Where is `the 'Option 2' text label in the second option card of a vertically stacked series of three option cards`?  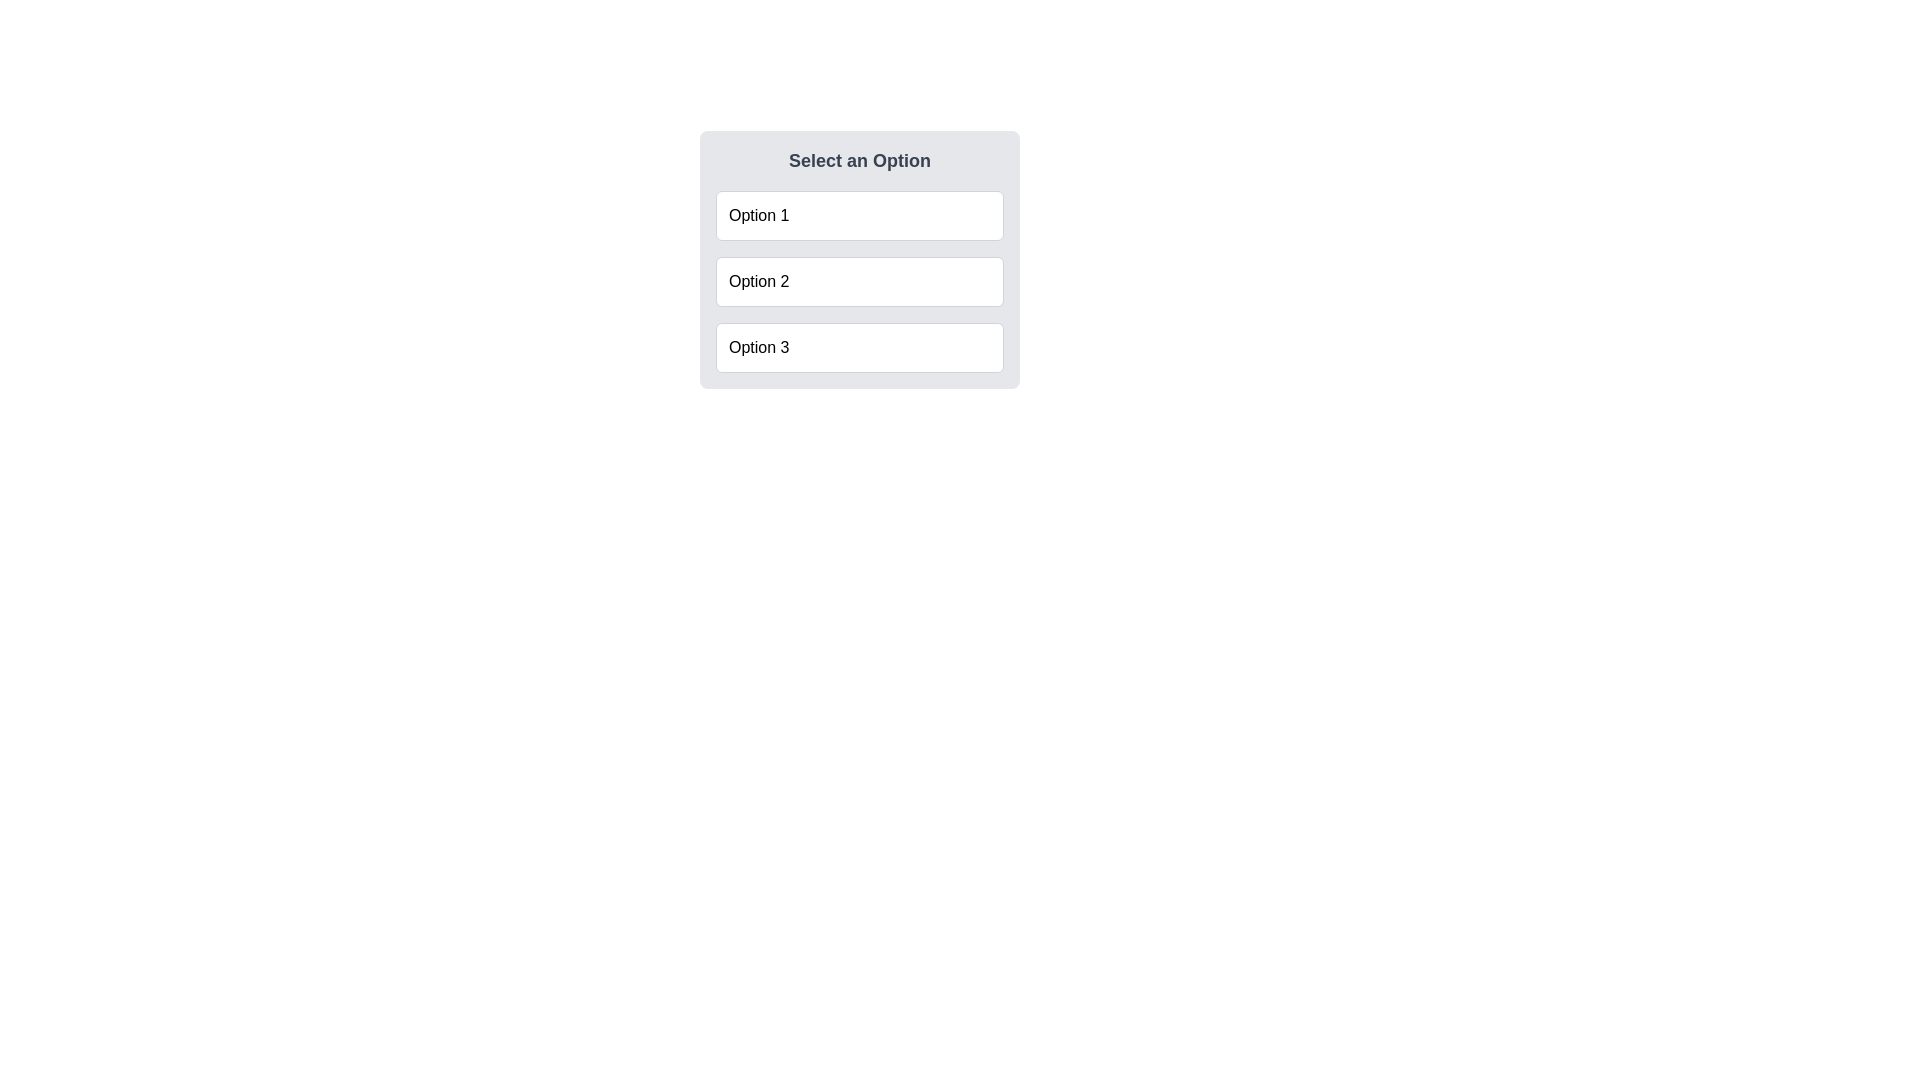
the 'Option 2' text label in the second option card of a vertically stacked series of three option cards is located at coordinates (758, 281).